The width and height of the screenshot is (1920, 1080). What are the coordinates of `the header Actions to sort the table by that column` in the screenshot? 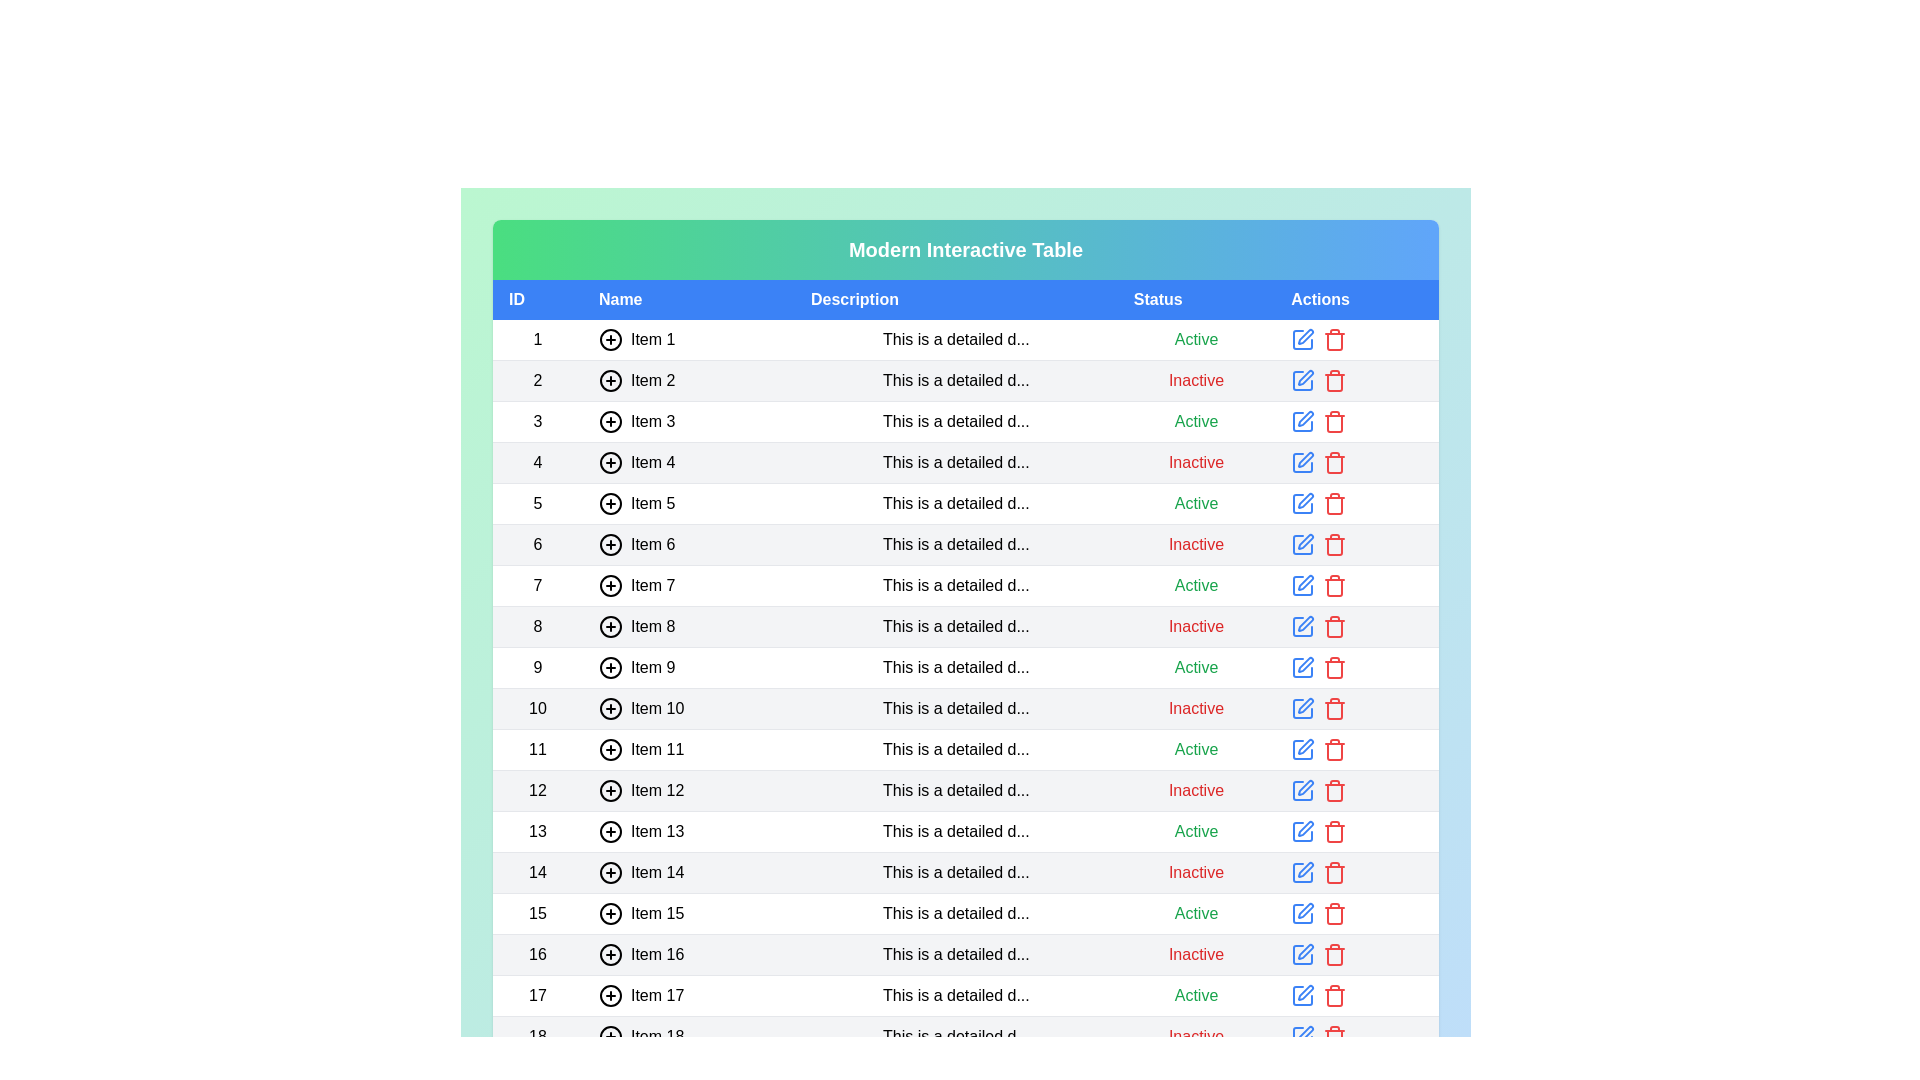 It's located at (1357, 300).